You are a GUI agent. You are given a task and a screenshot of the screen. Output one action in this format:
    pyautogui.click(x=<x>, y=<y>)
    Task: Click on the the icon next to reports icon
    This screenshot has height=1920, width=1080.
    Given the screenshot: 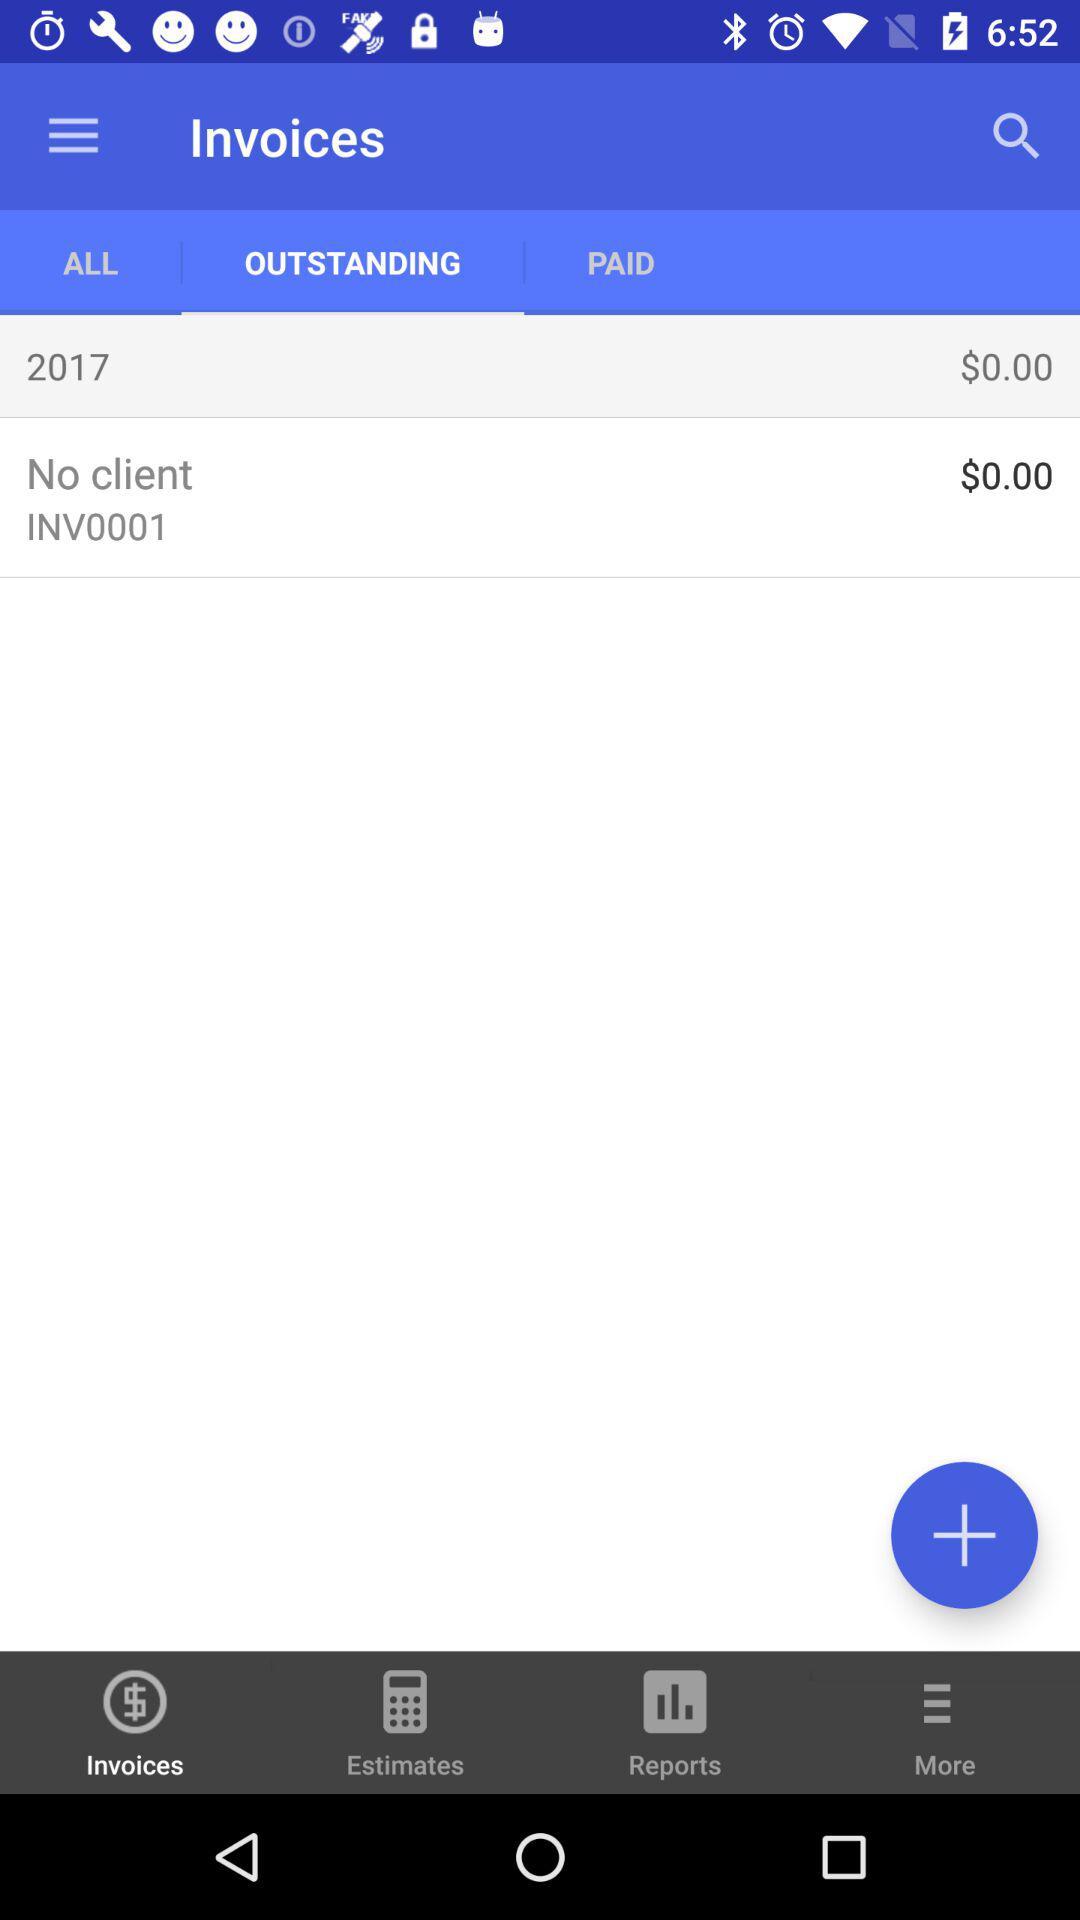 What is the action you would take?
    pyautogui.click(x=405, y=1731)
    